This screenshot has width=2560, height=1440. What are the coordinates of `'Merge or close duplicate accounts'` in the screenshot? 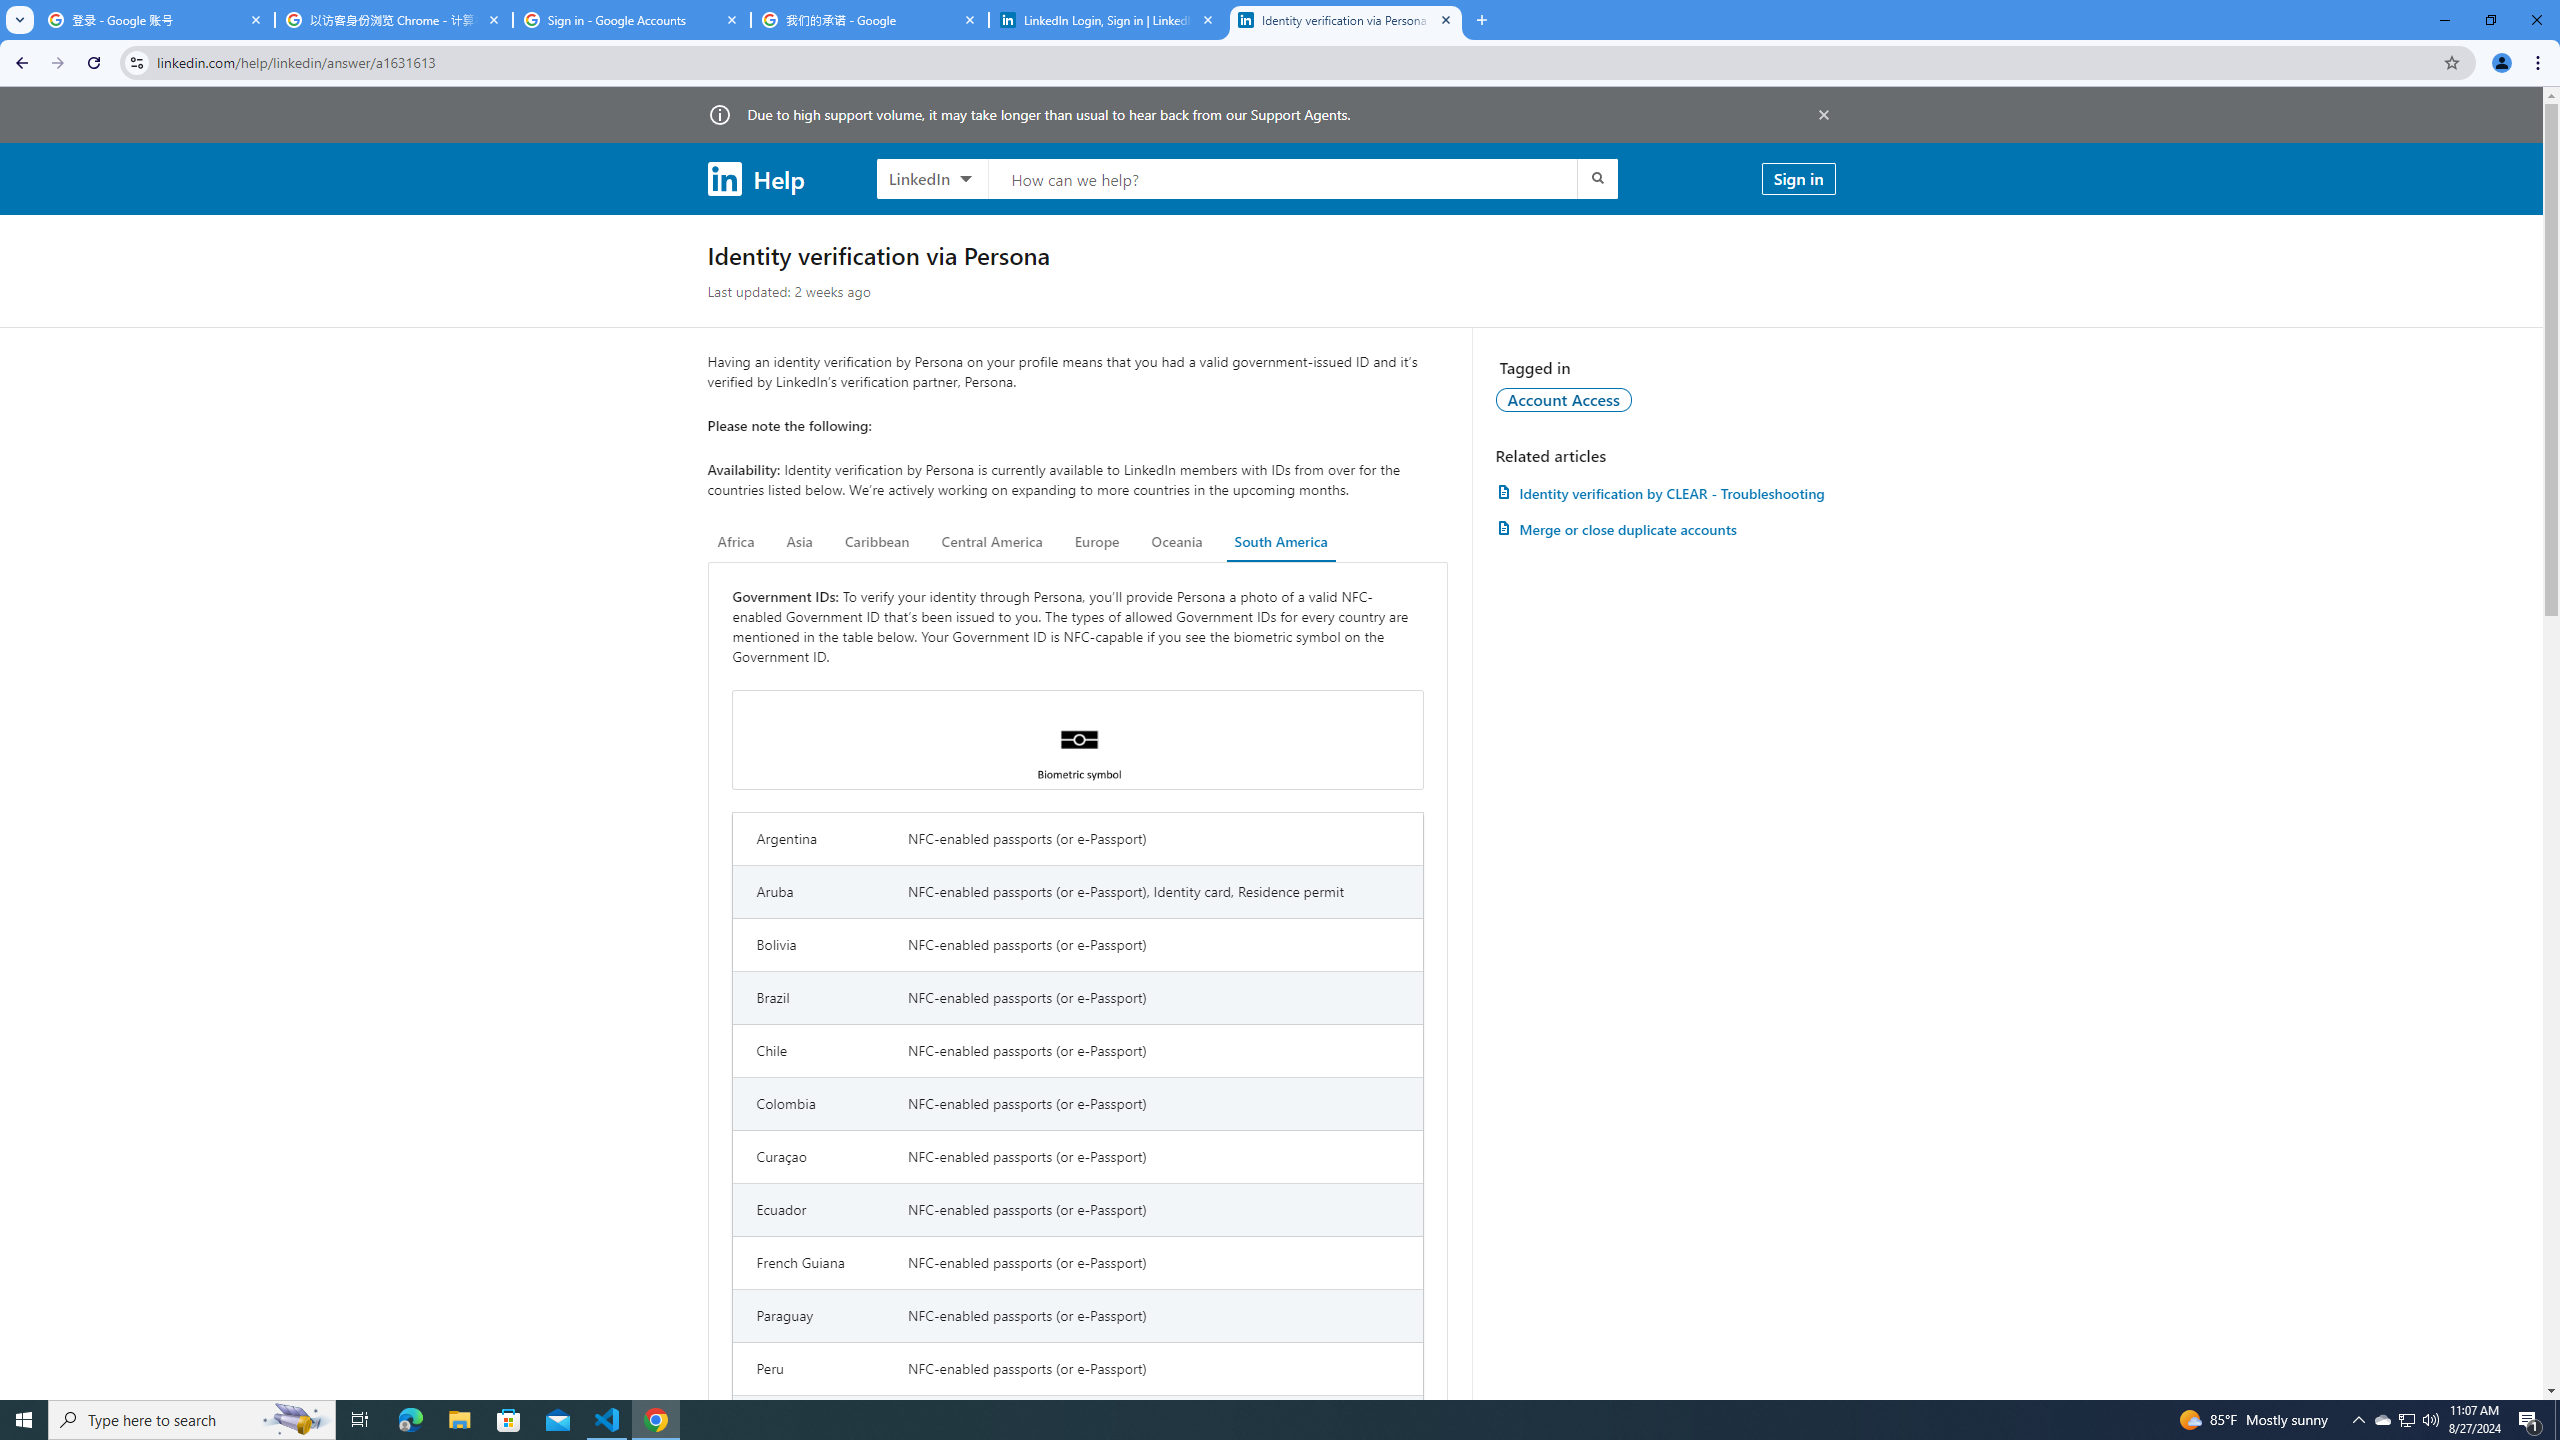 It's located at (1664, 528).